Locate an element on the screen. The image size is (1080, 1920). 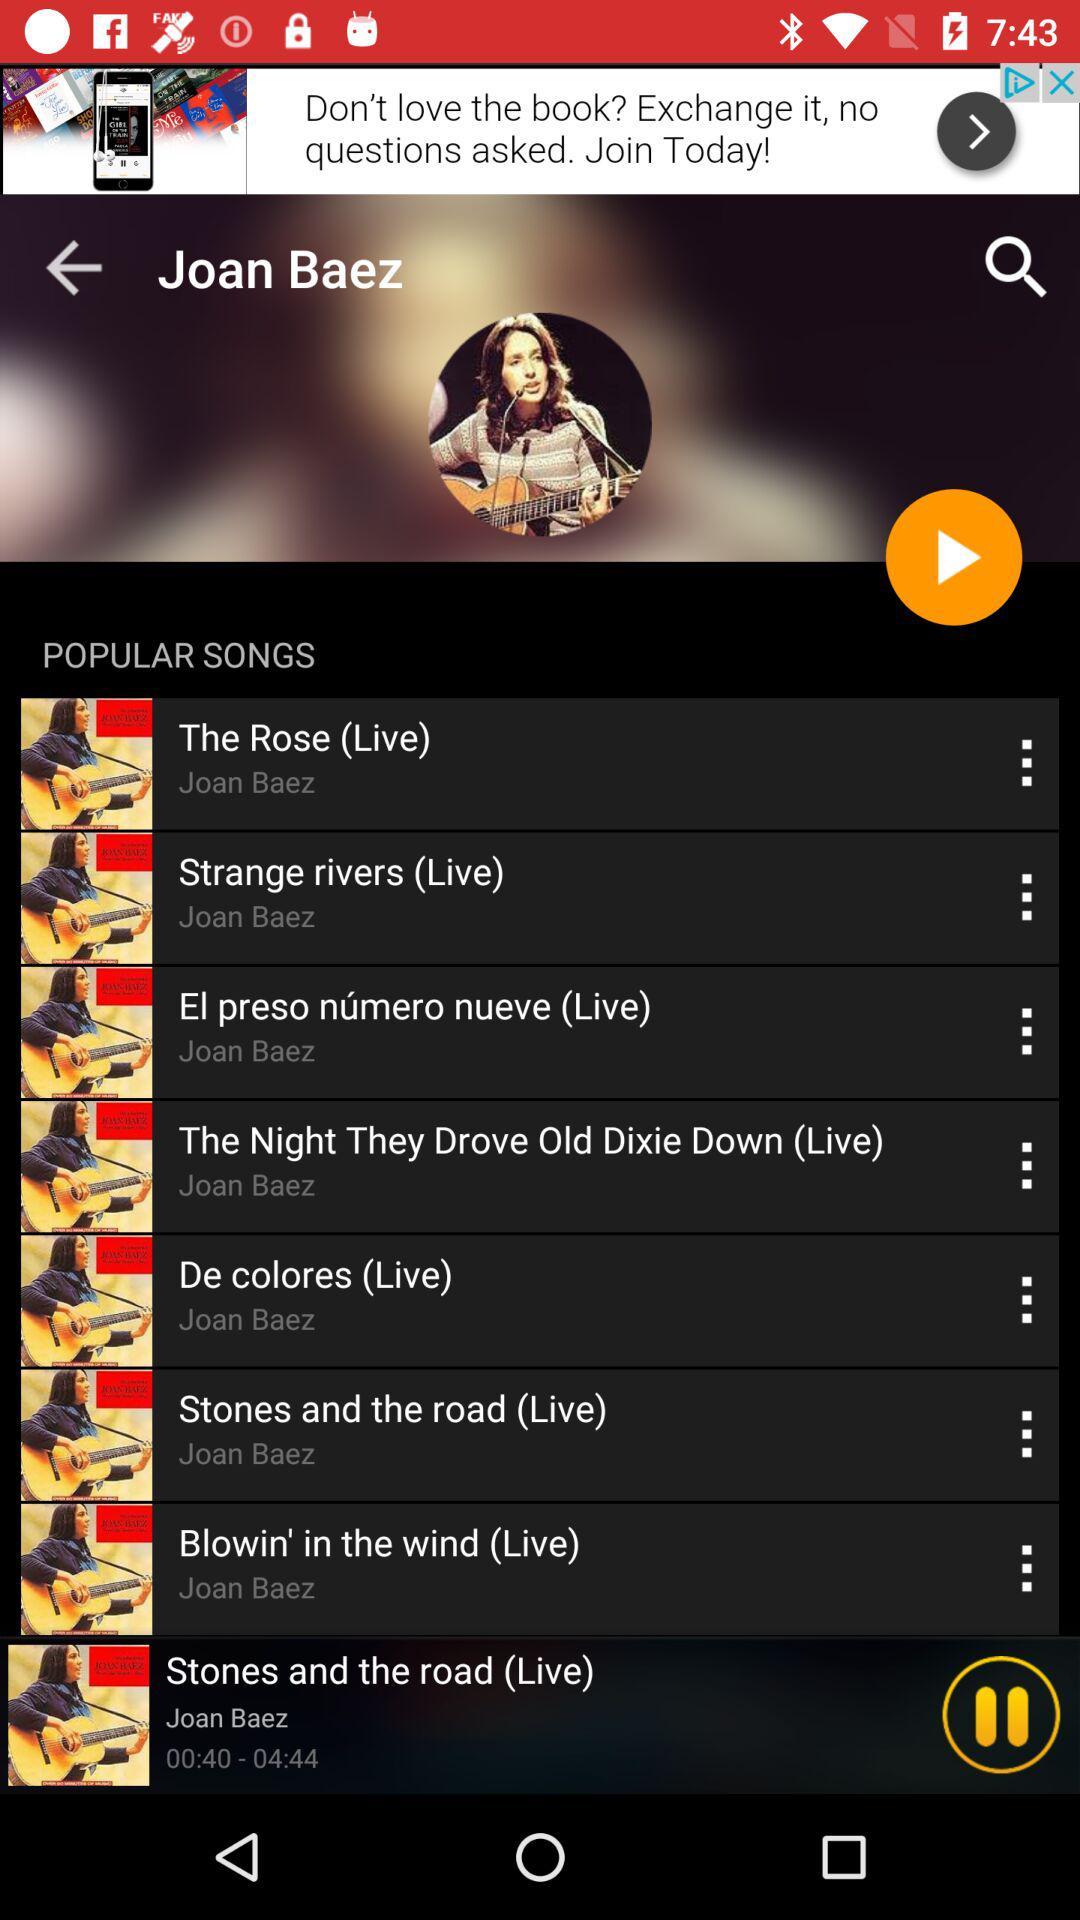
the more icon is located at coordinates (1027, 1568).